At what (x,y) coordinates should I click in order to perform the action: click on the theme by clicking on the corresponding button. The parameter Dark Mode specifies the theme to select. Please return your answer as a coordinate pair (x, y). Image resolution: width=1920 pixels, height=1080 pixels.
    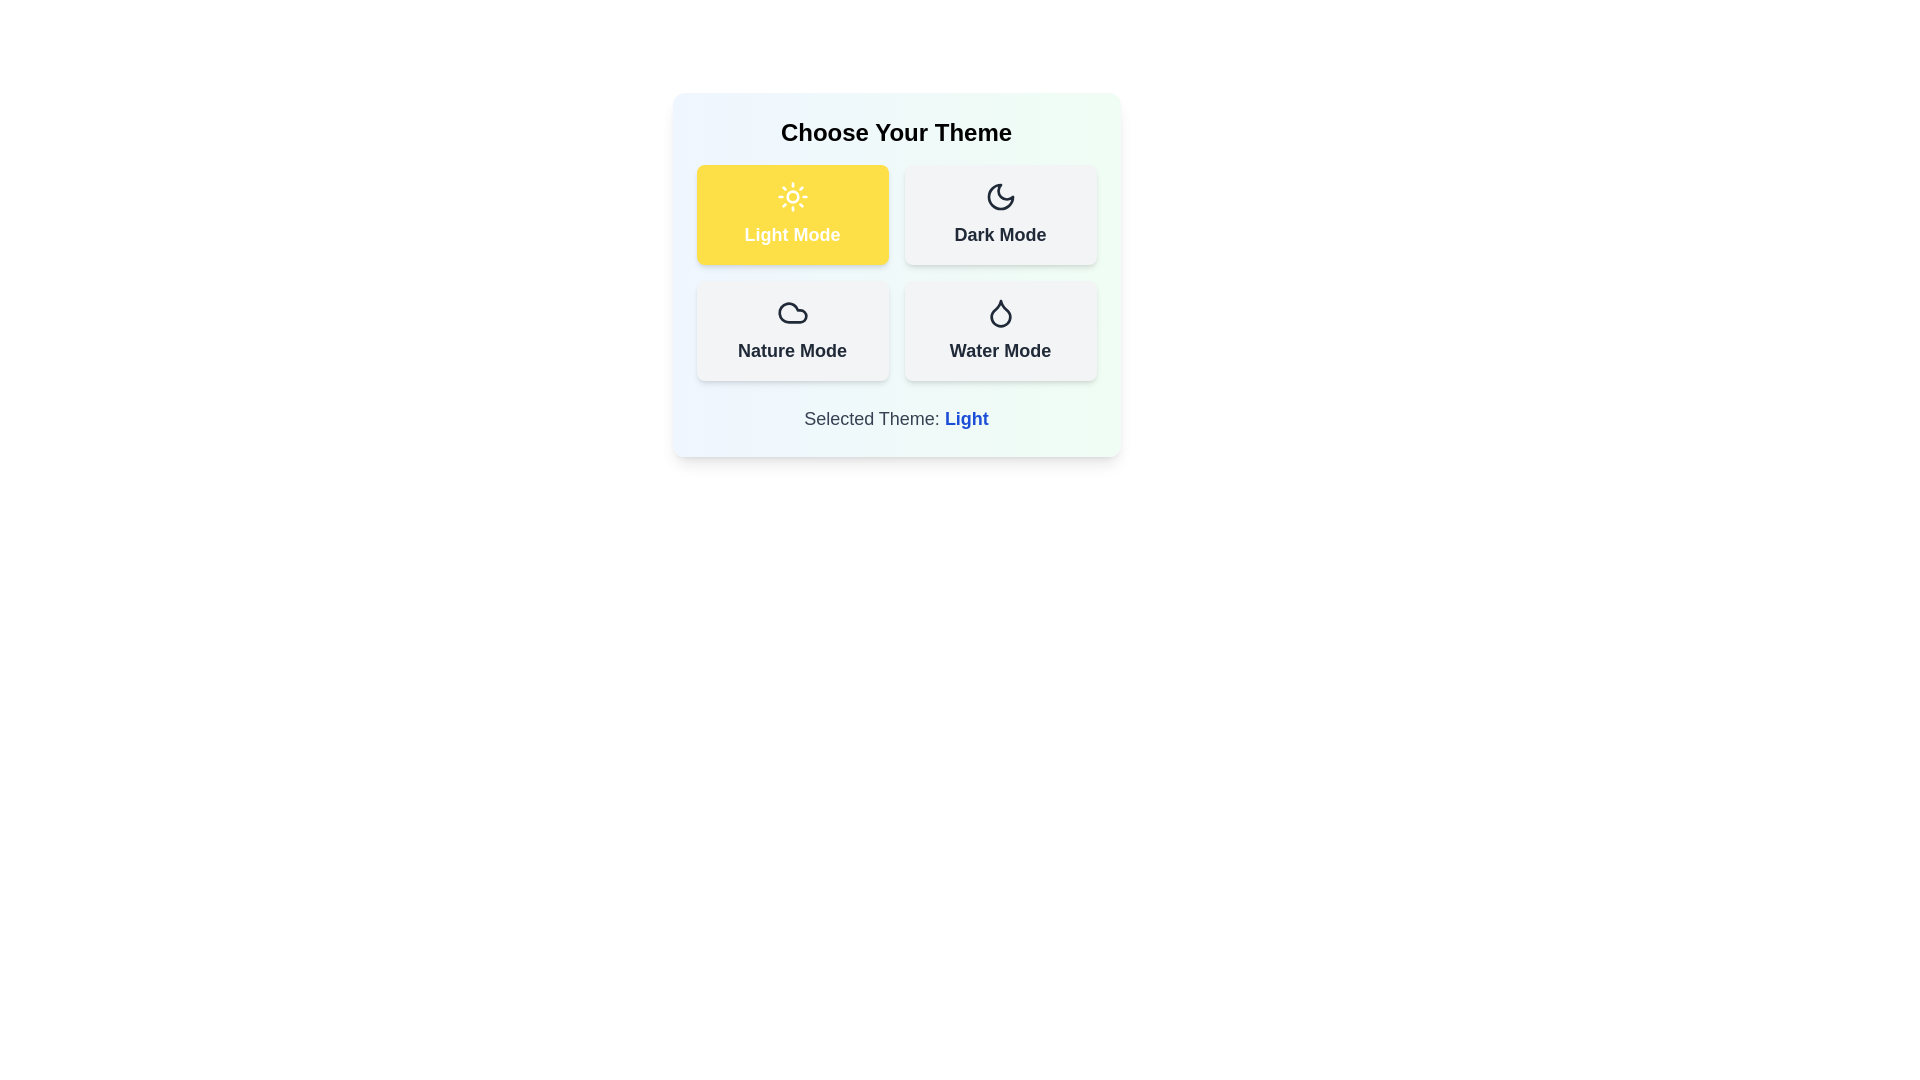
    Looking at the image, I should click on (1000, 215).